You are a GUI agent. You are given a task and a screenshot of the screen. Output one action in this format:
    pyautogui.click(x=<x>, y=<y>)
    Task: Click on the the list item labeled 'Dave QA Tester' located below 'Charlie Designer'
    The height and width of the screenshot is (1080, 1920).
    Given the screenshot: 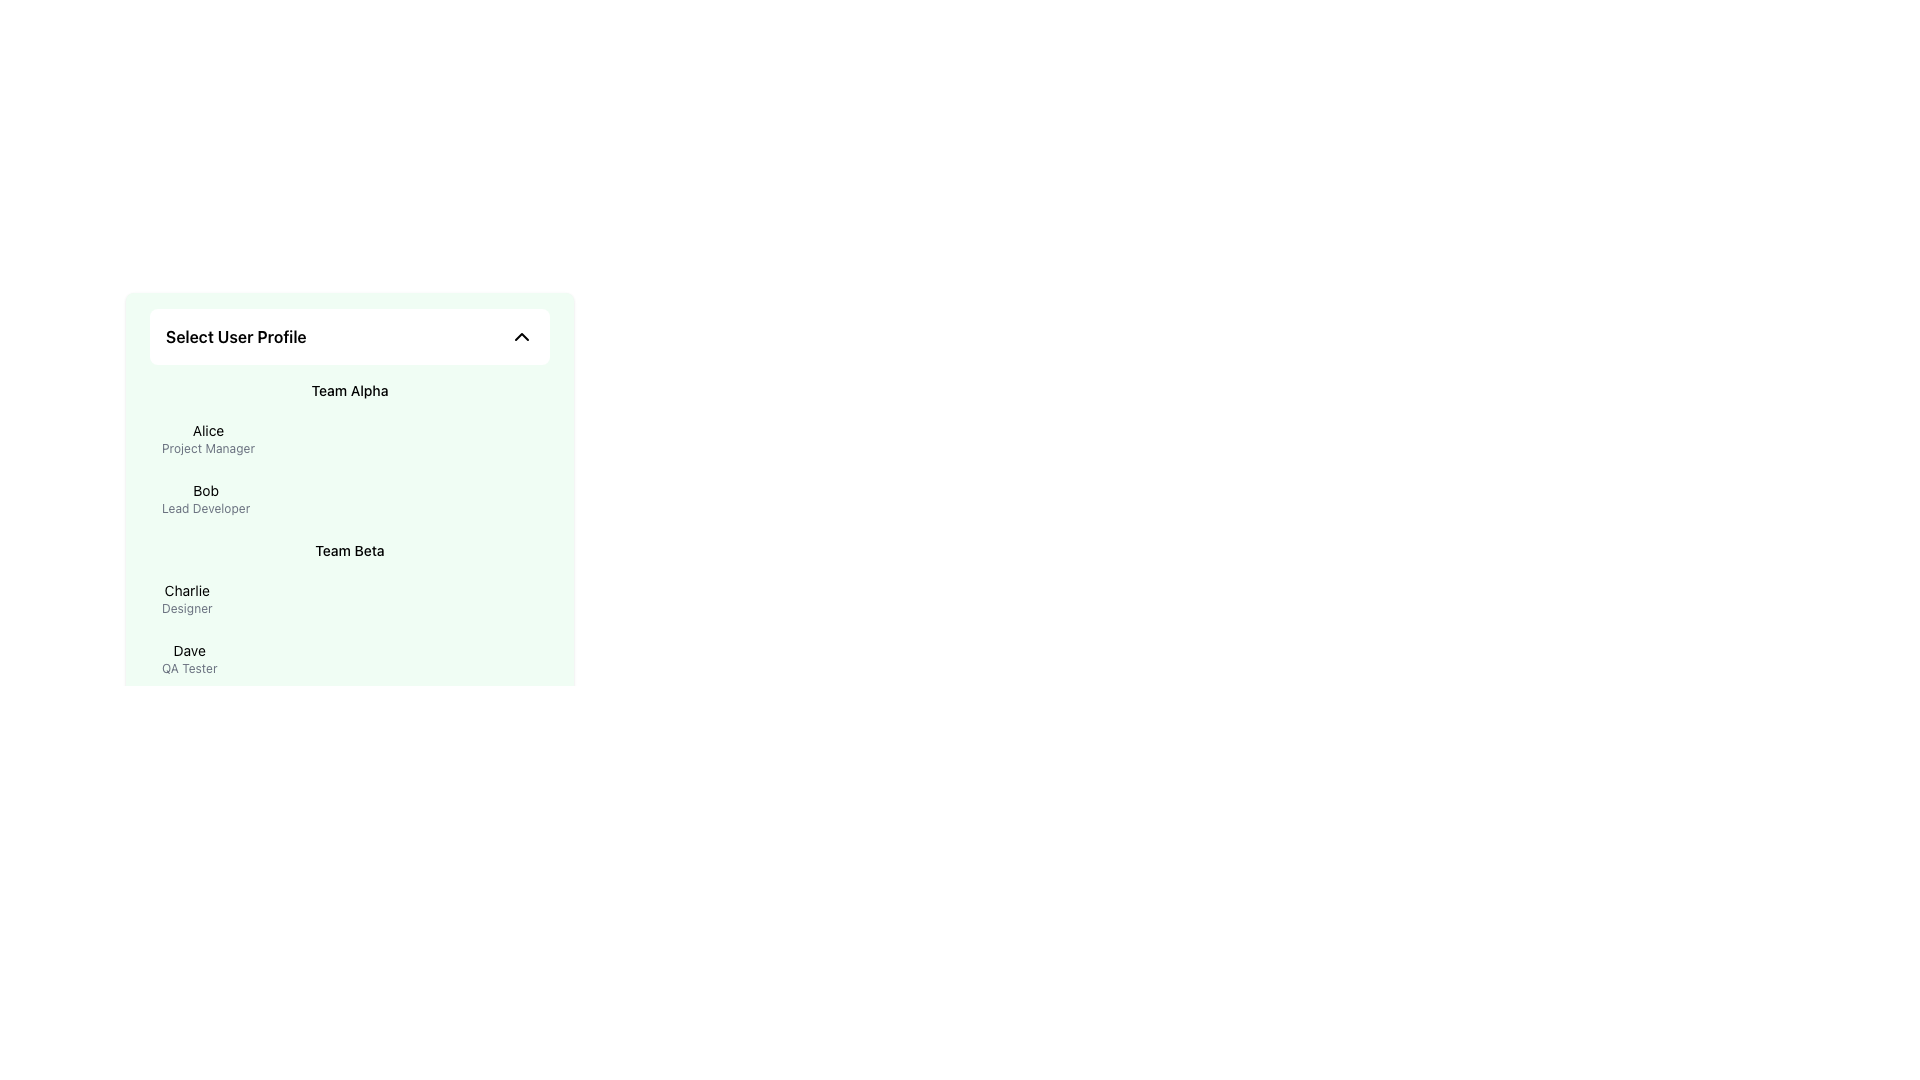 What is the action you would take?
    pyautogui.click(x=350, y=659)
    